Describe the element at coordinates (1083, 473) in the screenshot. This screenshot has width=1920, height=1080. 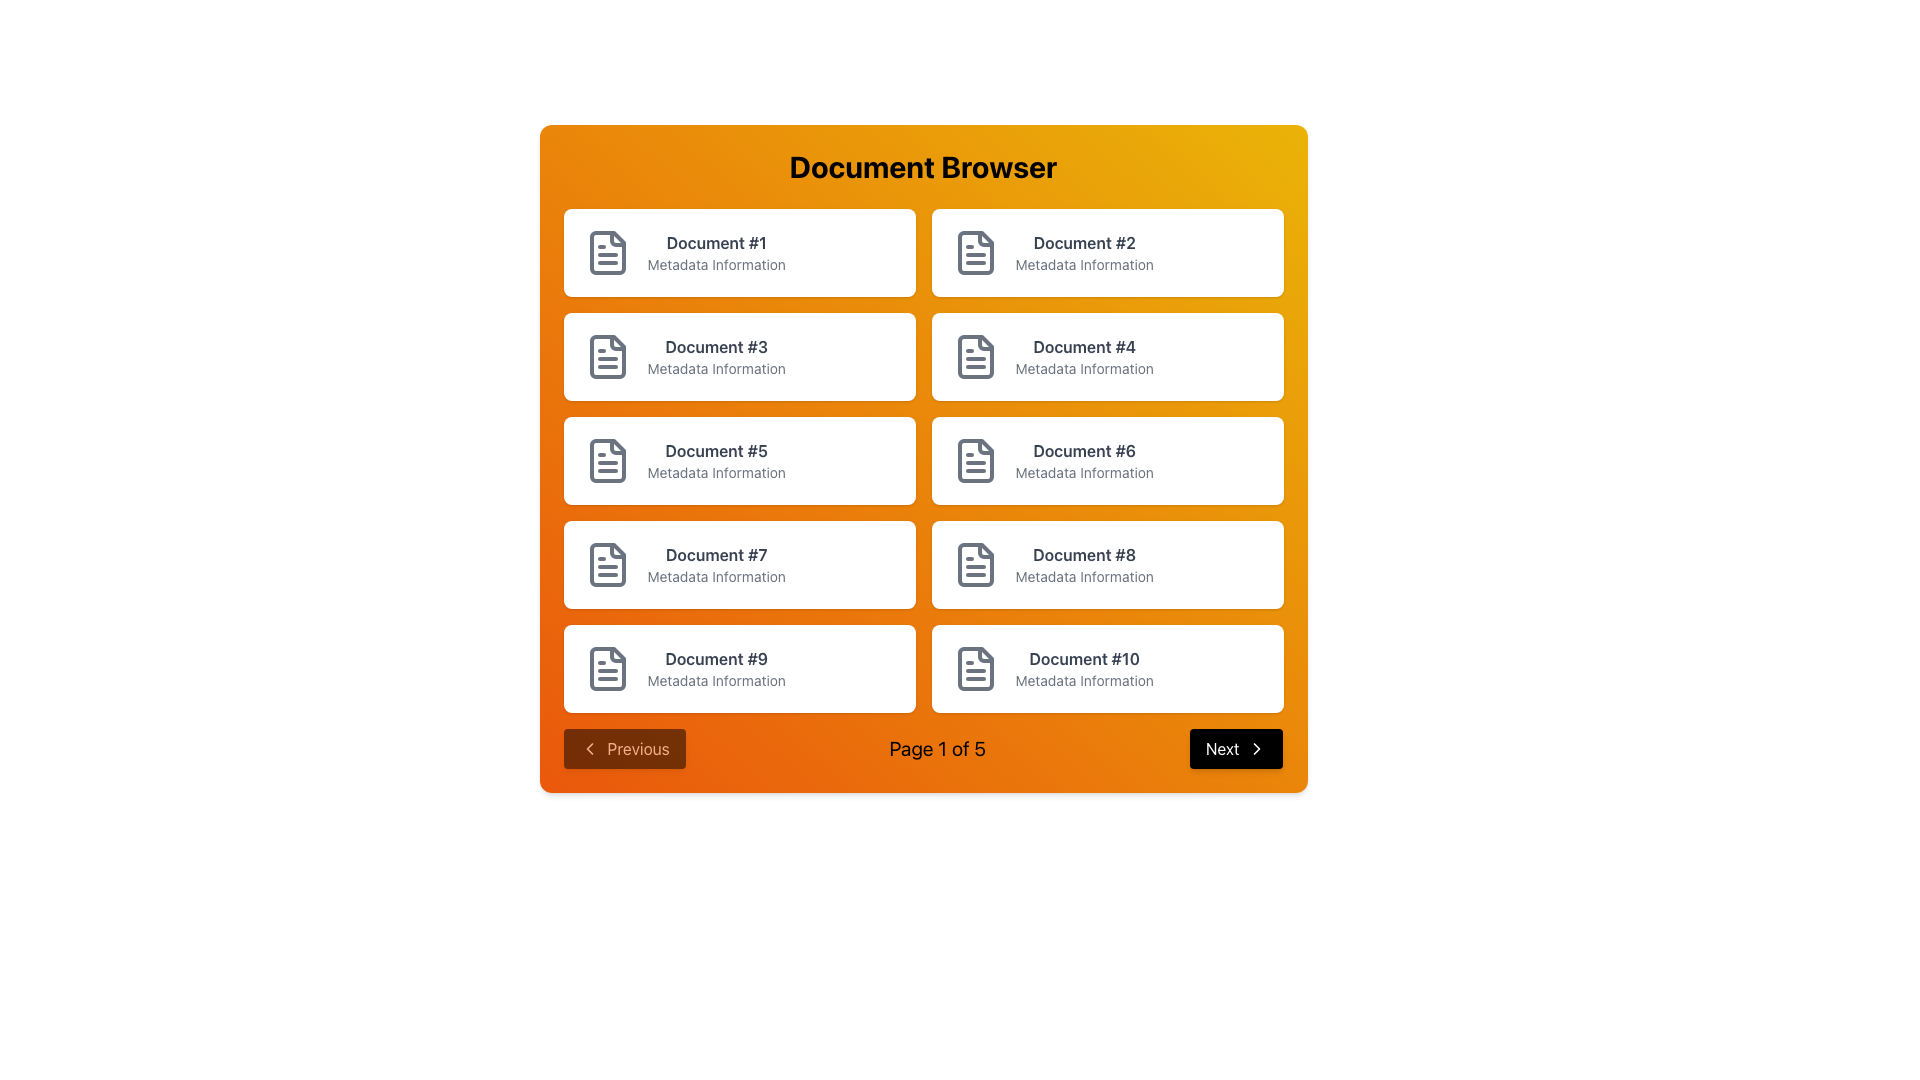
I see `the descriptive Text label located in the lower section of the box for 'Document #6', positioned directly below its title in the document grid` at that location.